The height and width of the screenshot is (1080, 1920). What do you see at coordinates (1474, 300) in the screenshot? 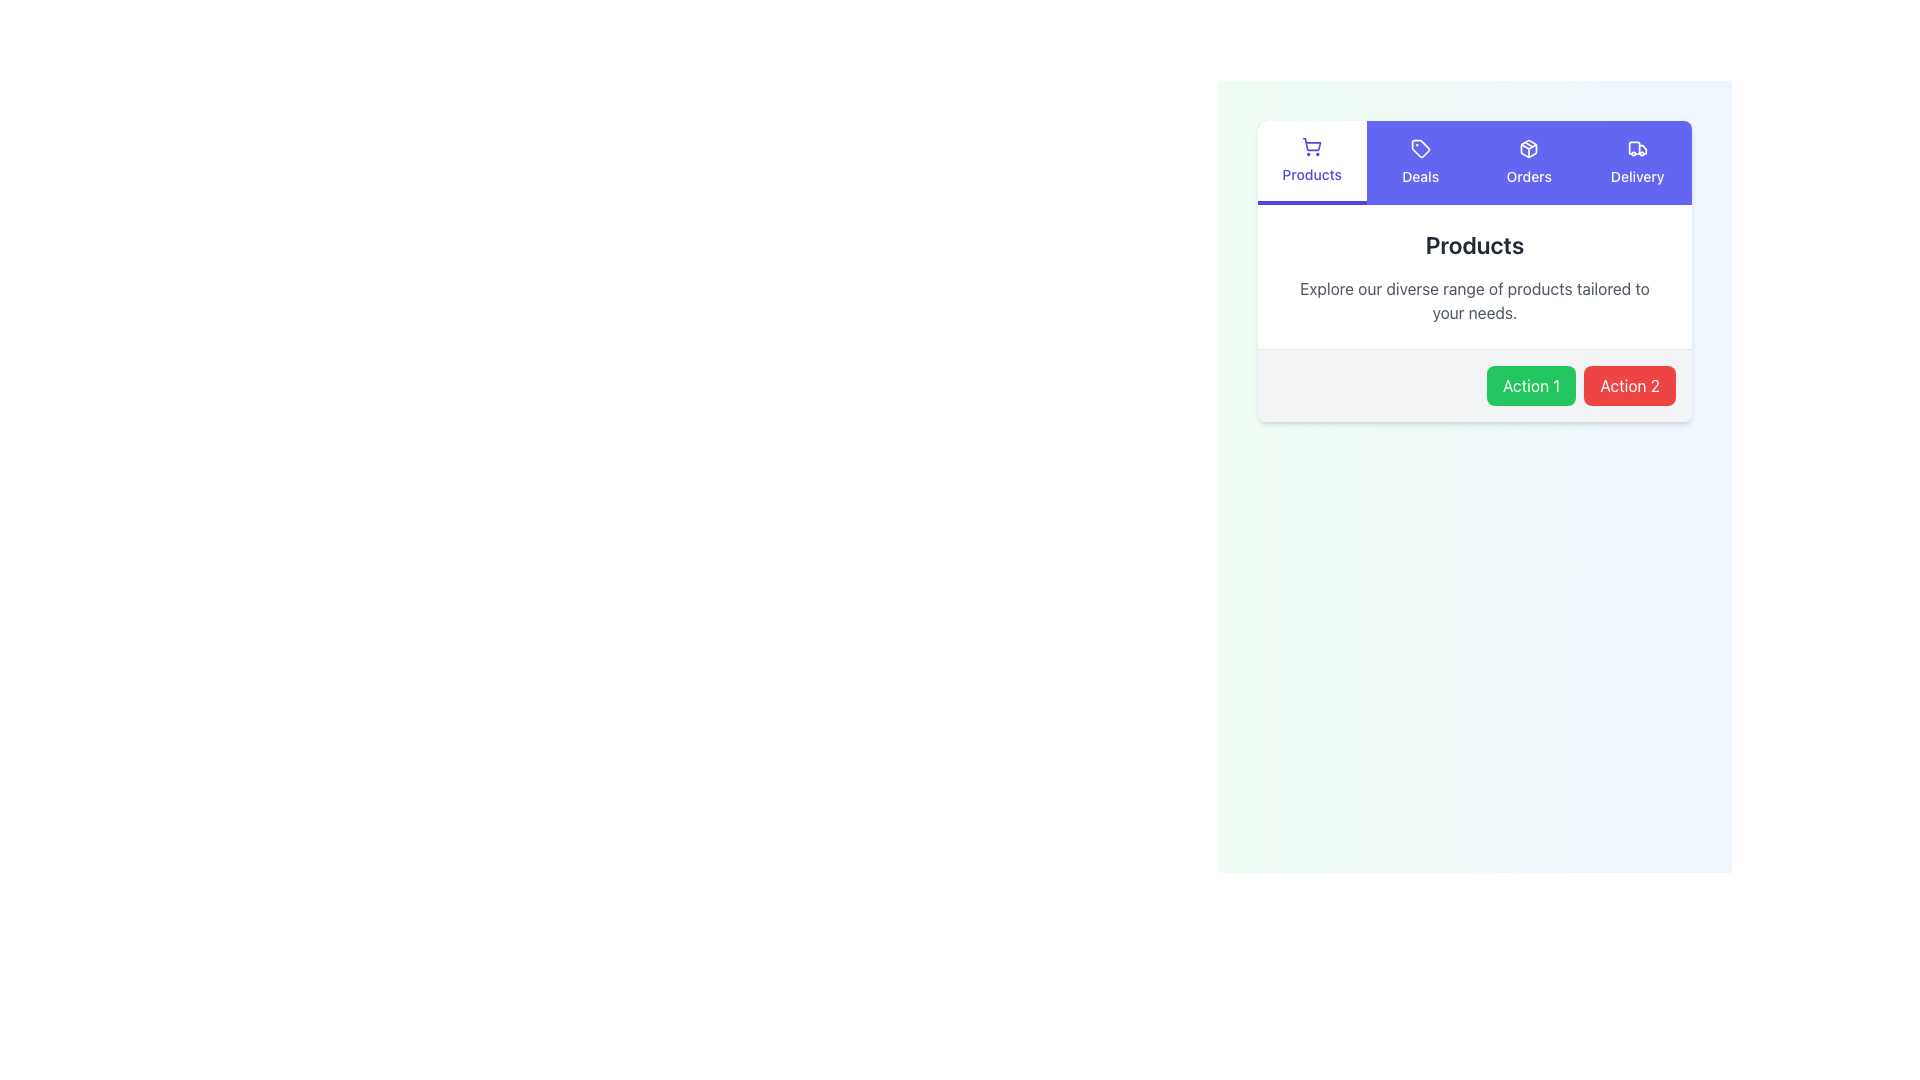
I see `the descriptive text element located below the 'Products' header, which informs users about the offerings in the 'Products' section` at bounding box center [1474, 300].